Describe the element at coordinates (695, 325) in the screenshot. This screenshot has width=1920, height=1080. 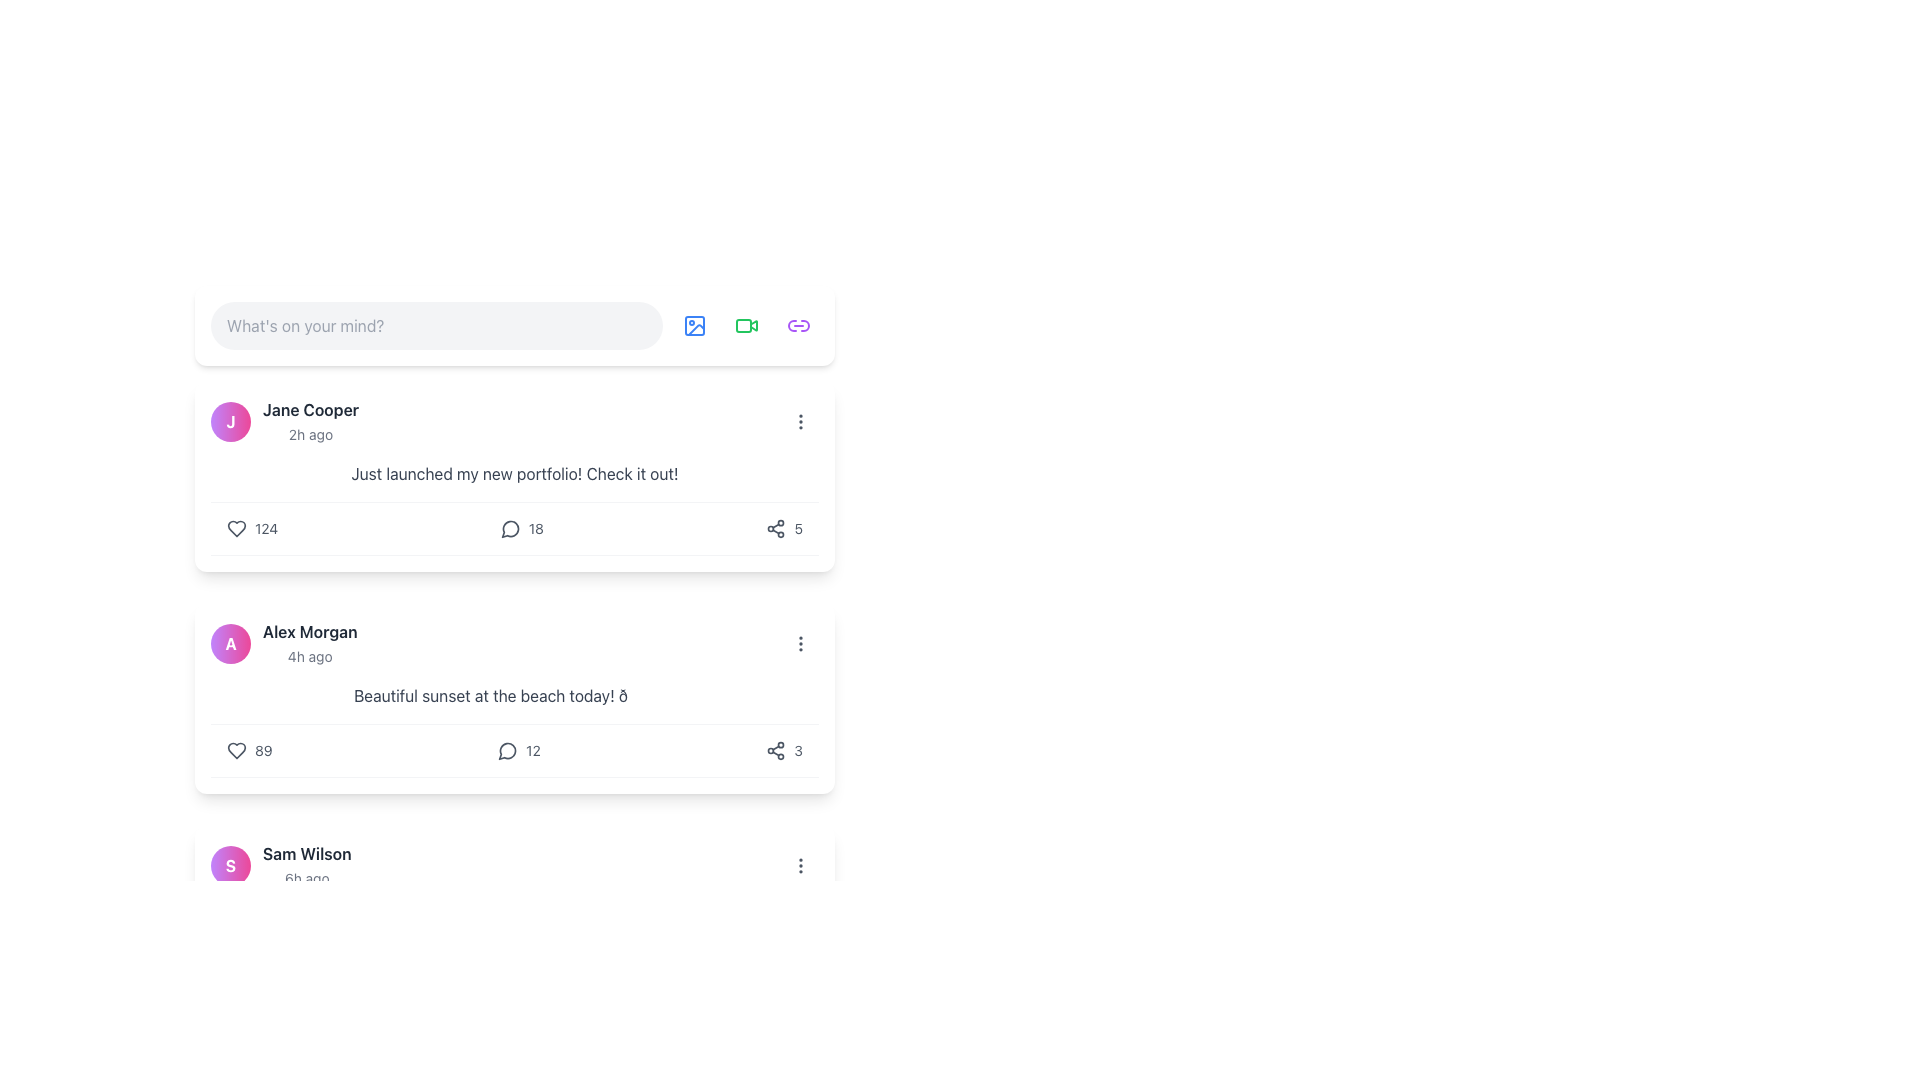
I see `the blue icon button resembling an image, which is the second icon in the top toolbar next to the text input box` at that location.